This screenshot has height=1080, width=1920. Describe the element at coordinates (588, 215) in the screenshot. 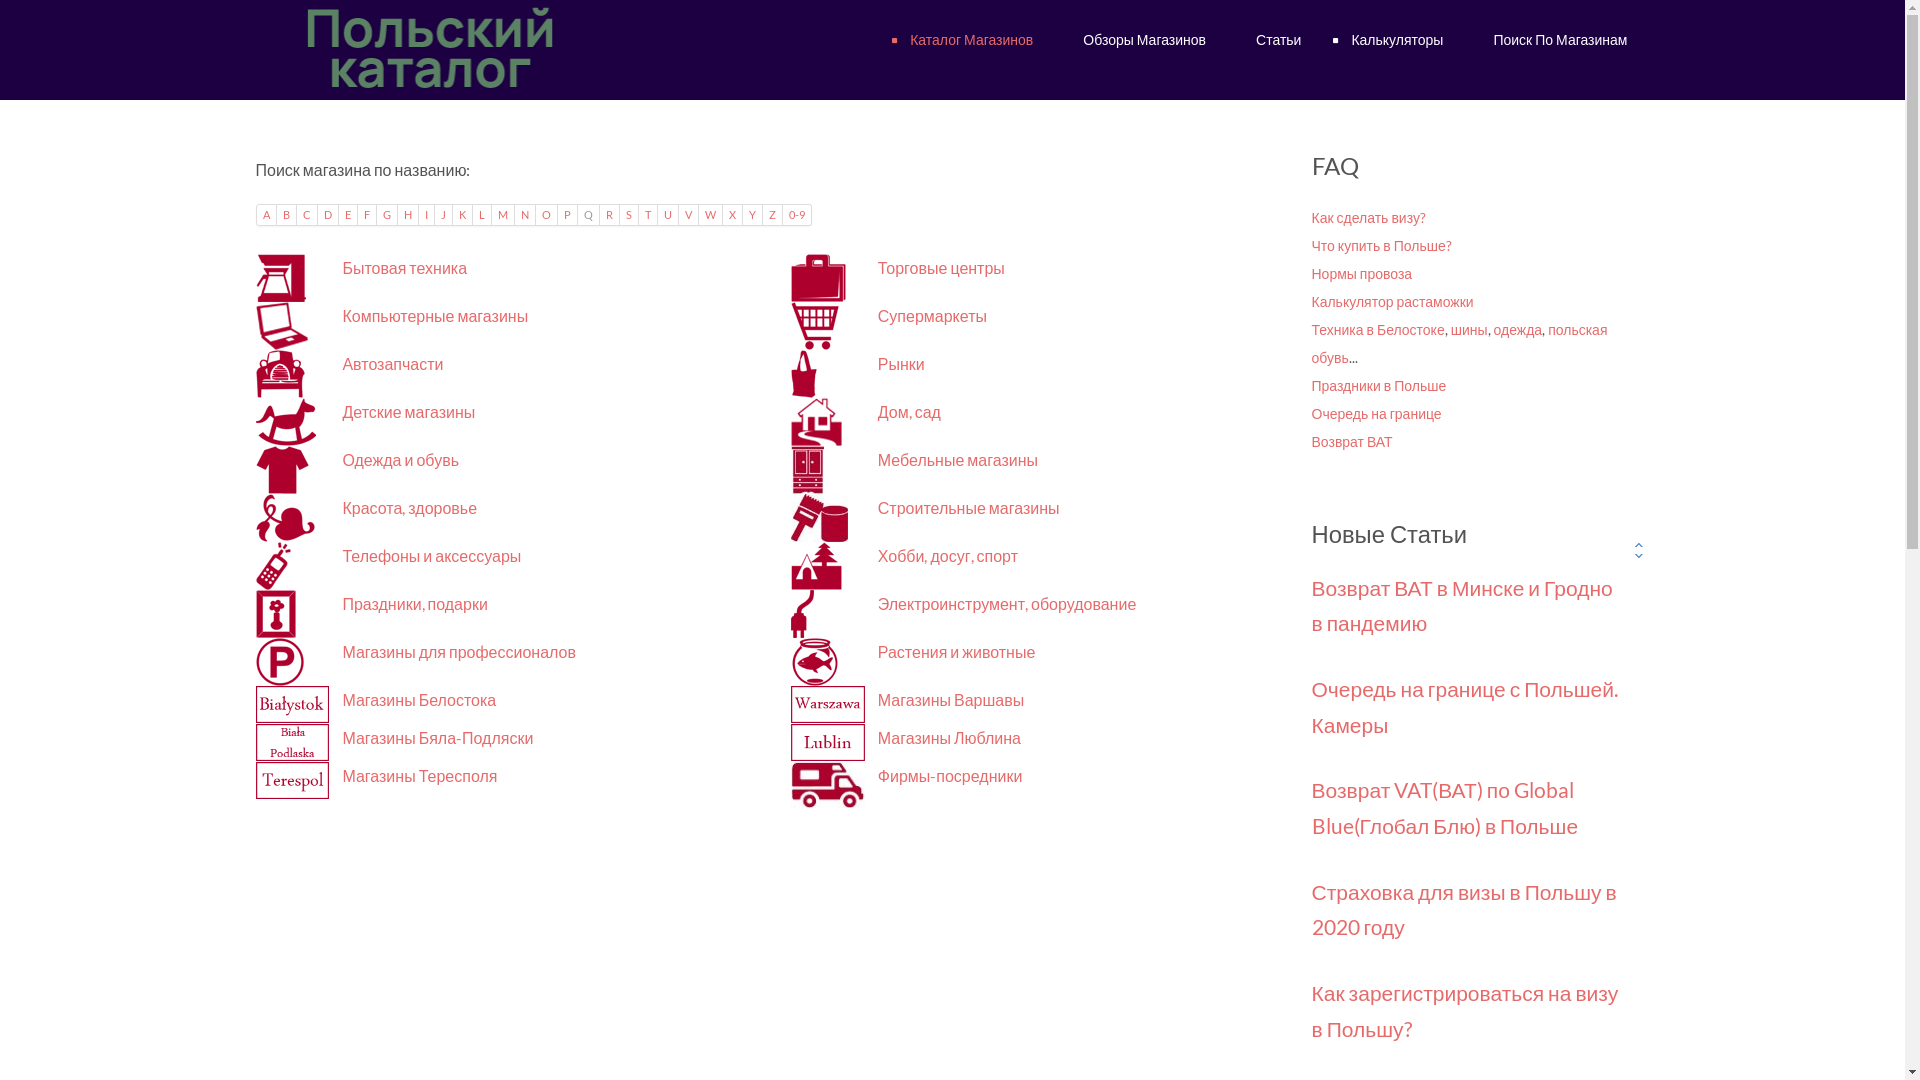

I see `'Q'` at that location.